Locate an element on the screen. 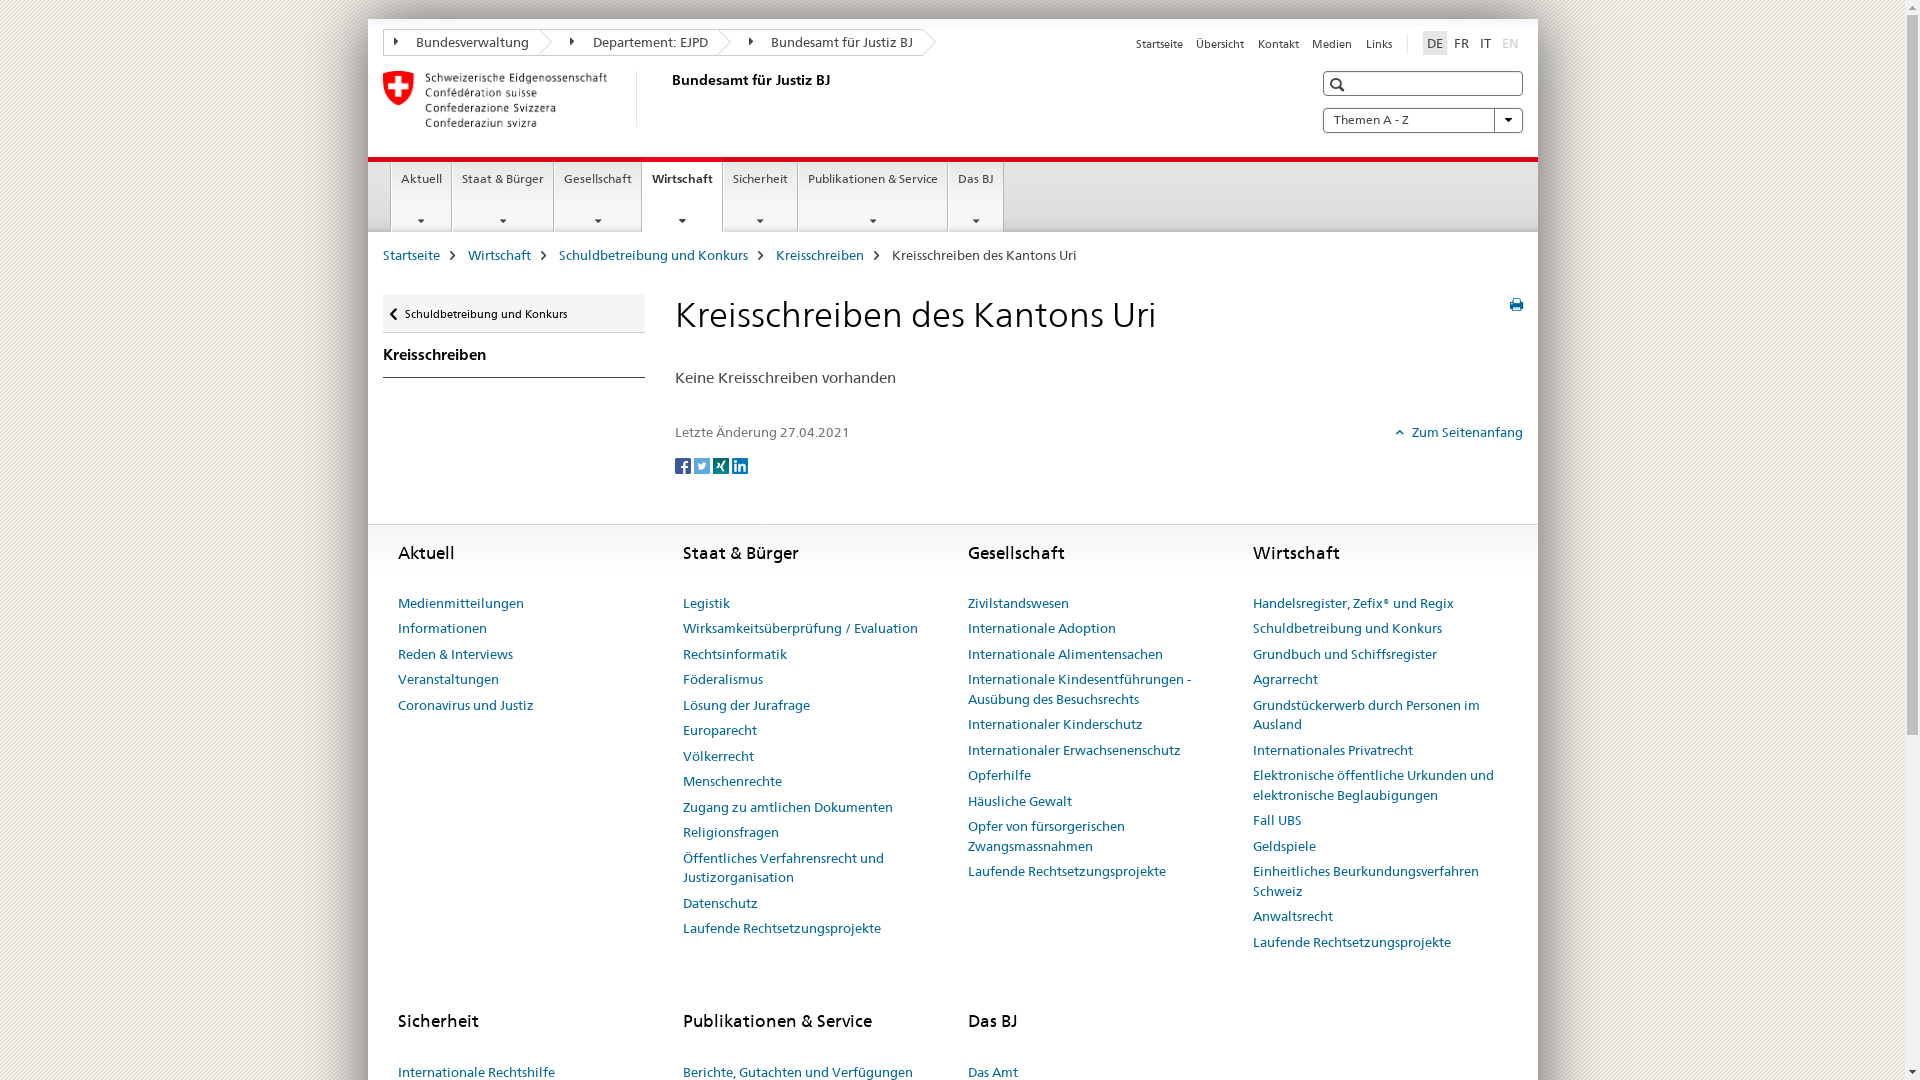 The width and height of the screenshot is (1920, 1080). 'Bundesverwaltung' is located at coordinates (459, 42).